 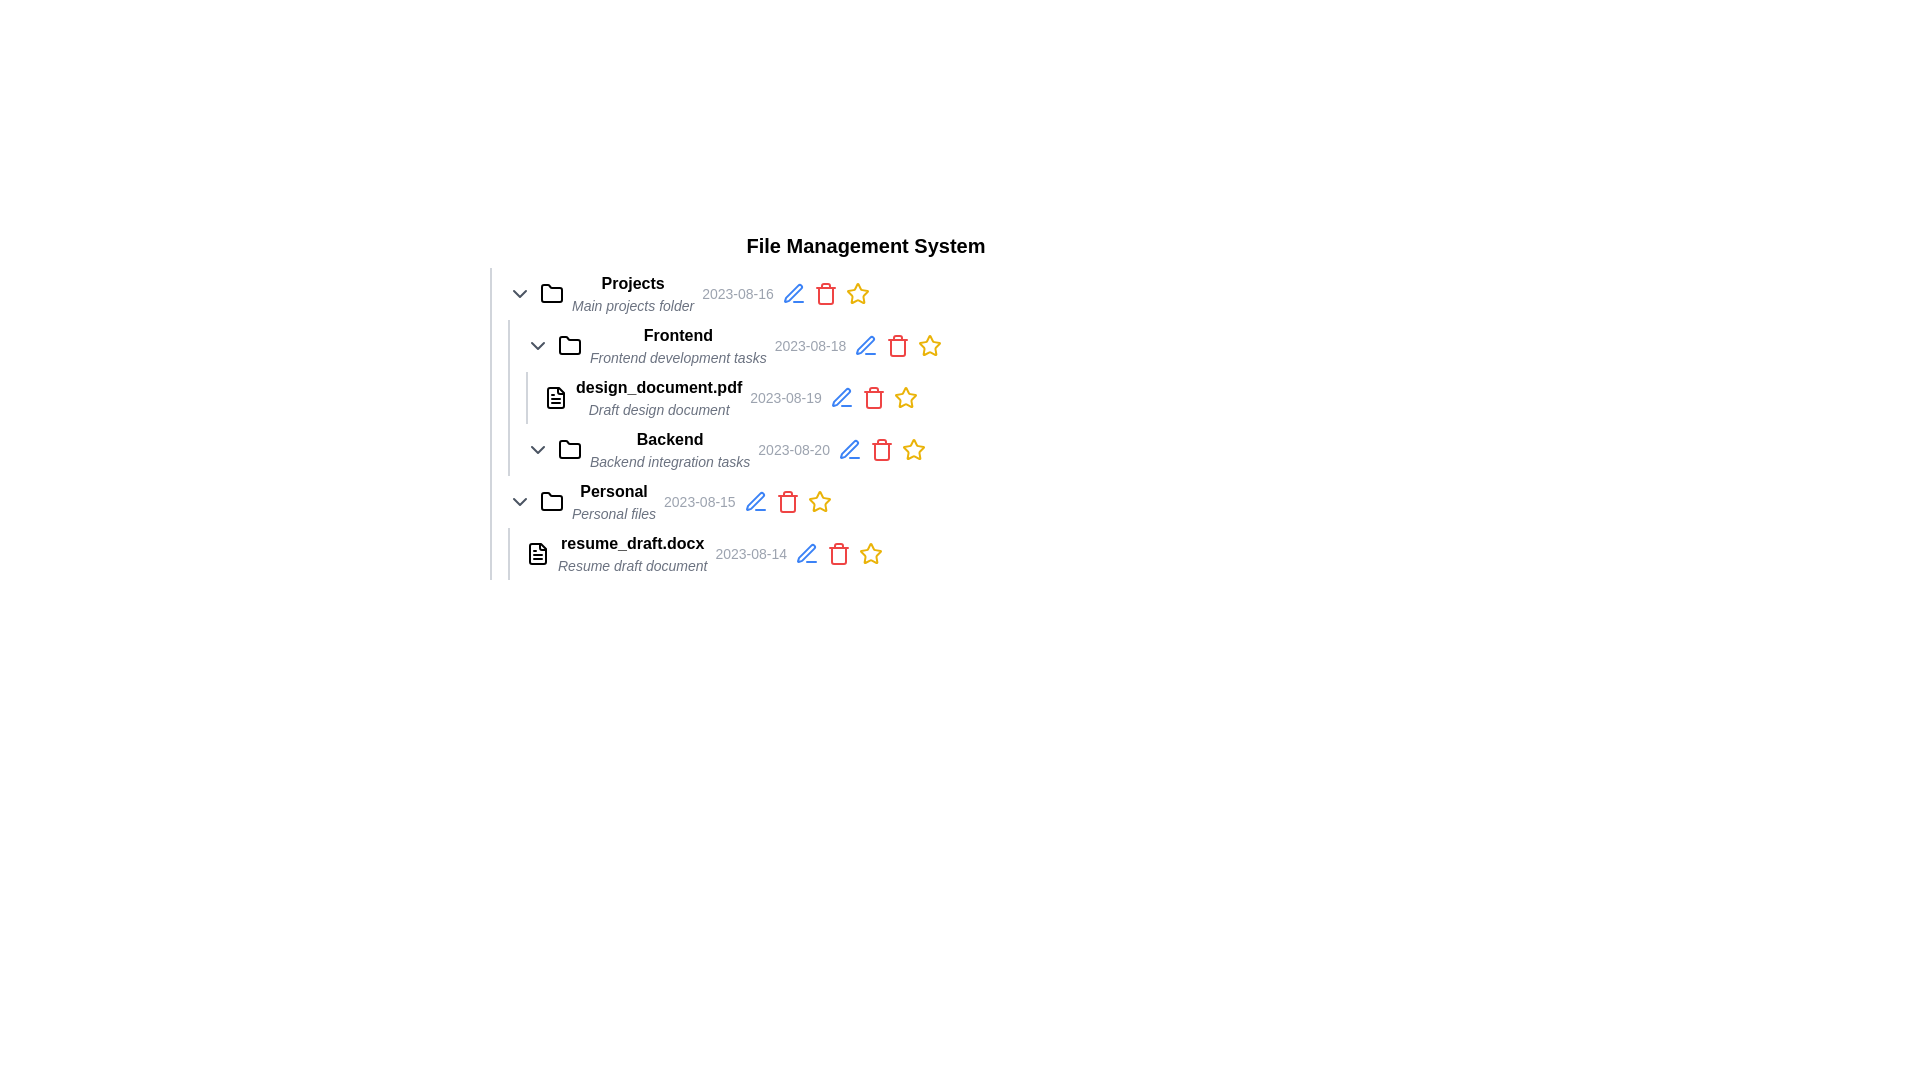 What do you see at coordinates (613, 512) in the screenshot?
I see `the Text label providing supplementary information about the 'Personal' folder, located immediately below the bold label 'Personal' in the folder structure` at bounding box center [613, 512].